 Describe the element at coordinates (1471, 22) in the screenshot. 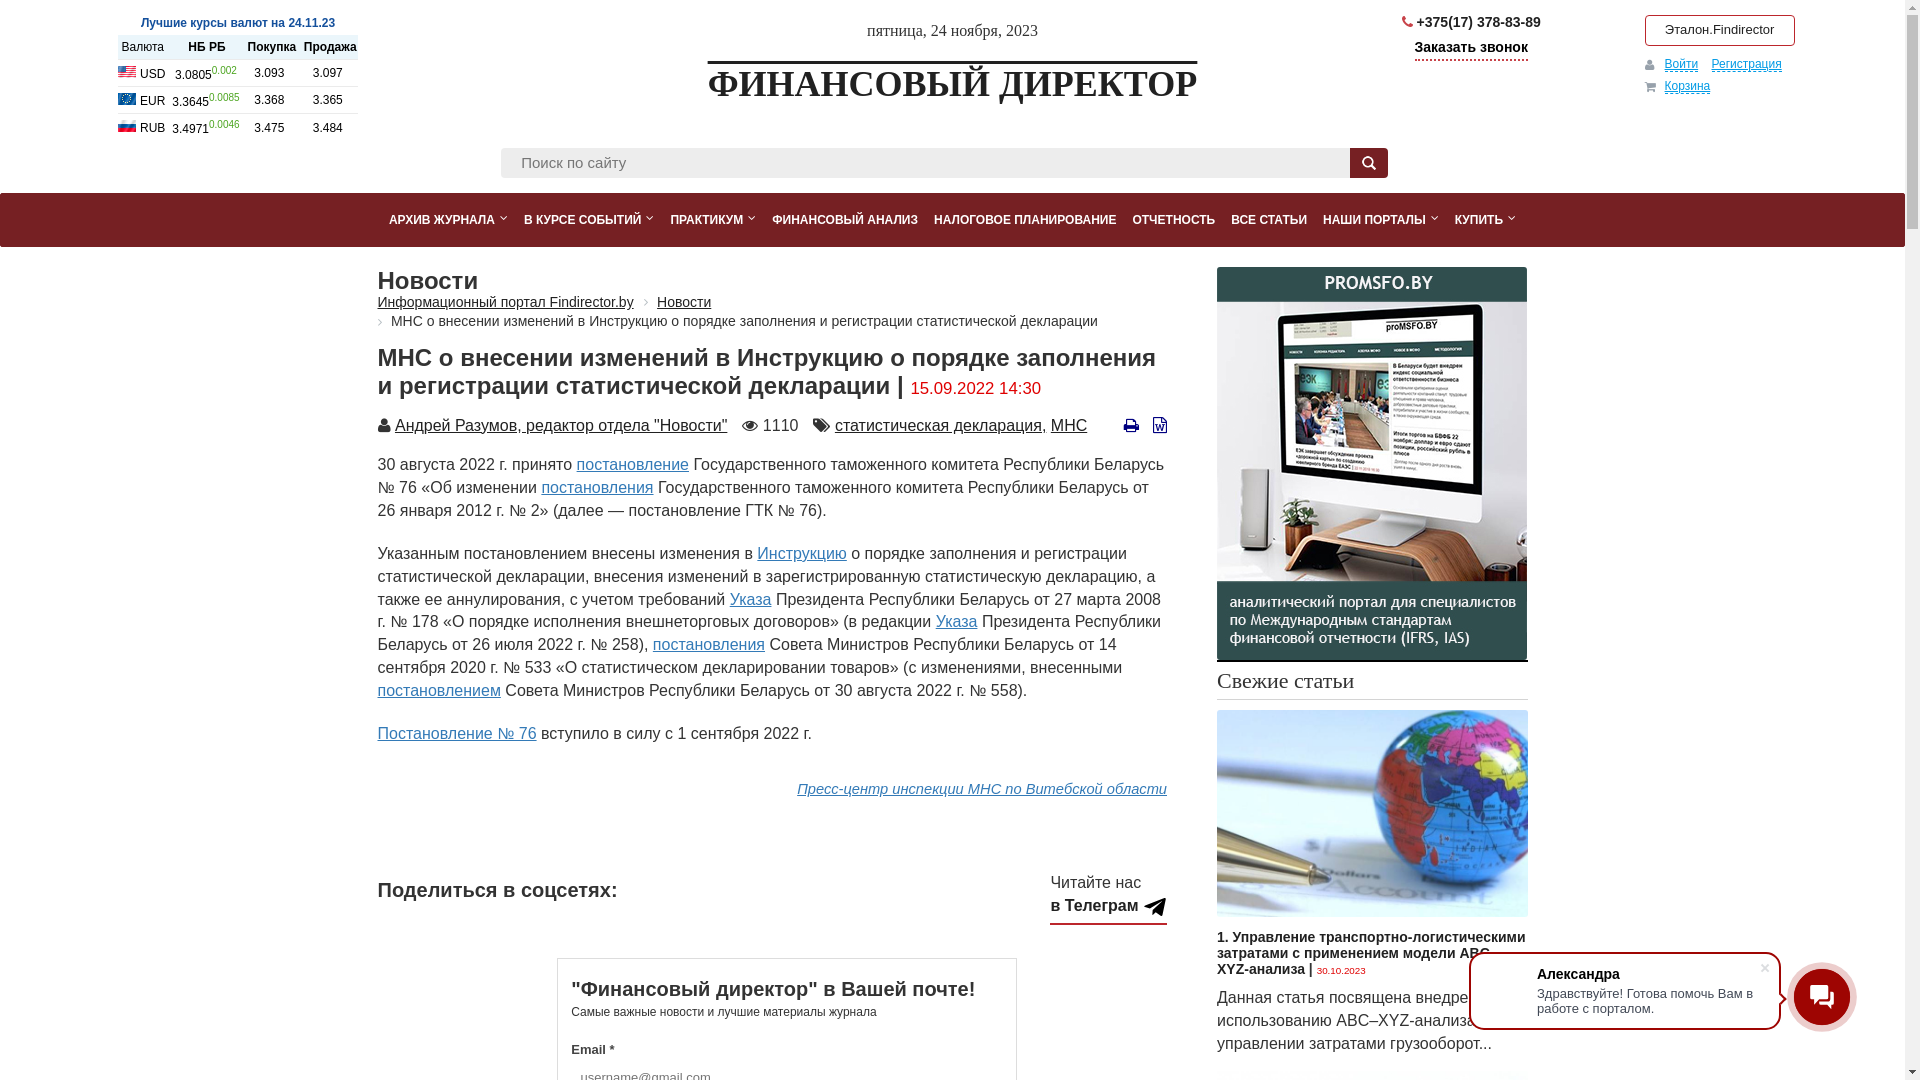

I see `'+375(17) 378-83-89'` at that location.